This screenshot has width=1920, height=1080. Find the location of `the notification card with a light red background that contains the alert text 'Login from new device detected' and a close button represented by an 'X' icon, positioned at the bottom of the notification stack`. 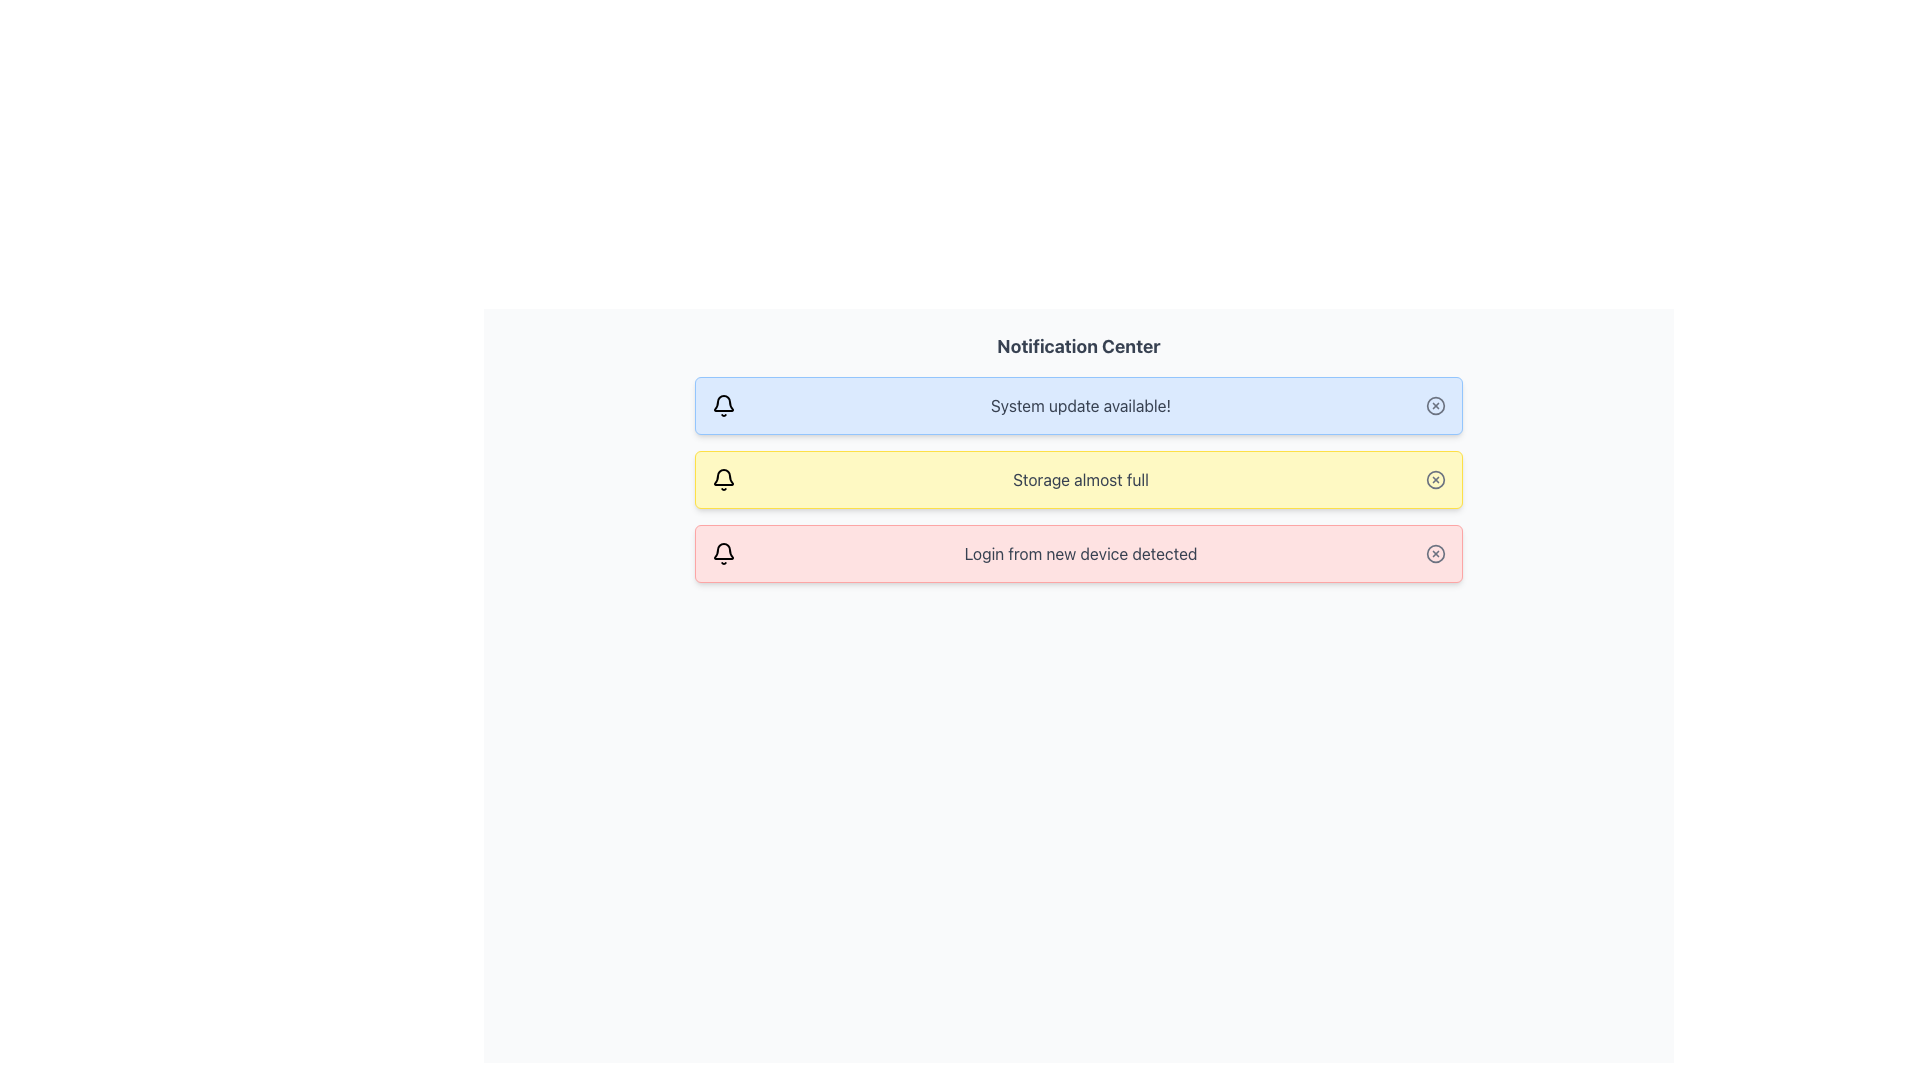

the notification card with a light red background that contains the alert text 'Login from new device detected' and a close button represented by an 'X' icon, positioned at the bottom of the notification stack is located at coordinates (1078, 554).